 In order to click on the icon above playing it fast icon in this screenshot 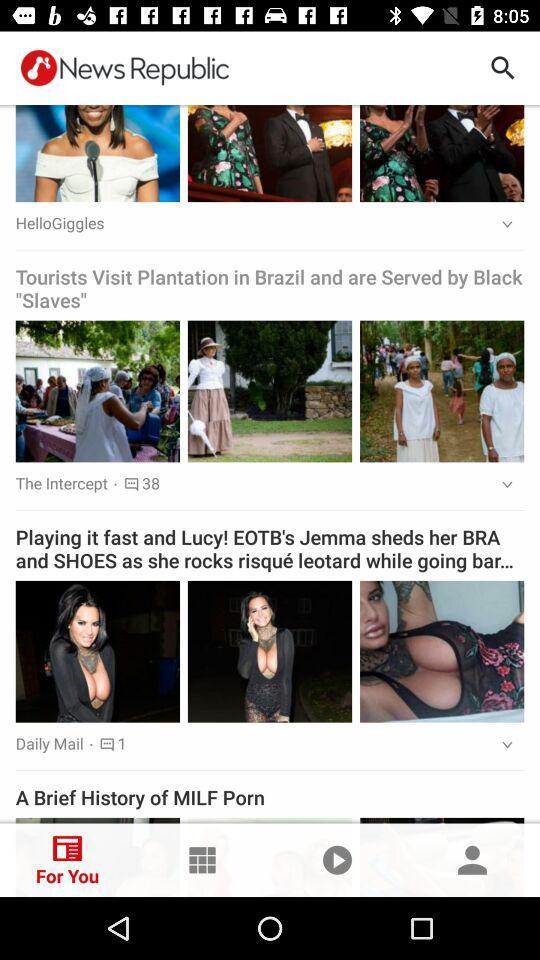, I will do `click(500, 484)`.